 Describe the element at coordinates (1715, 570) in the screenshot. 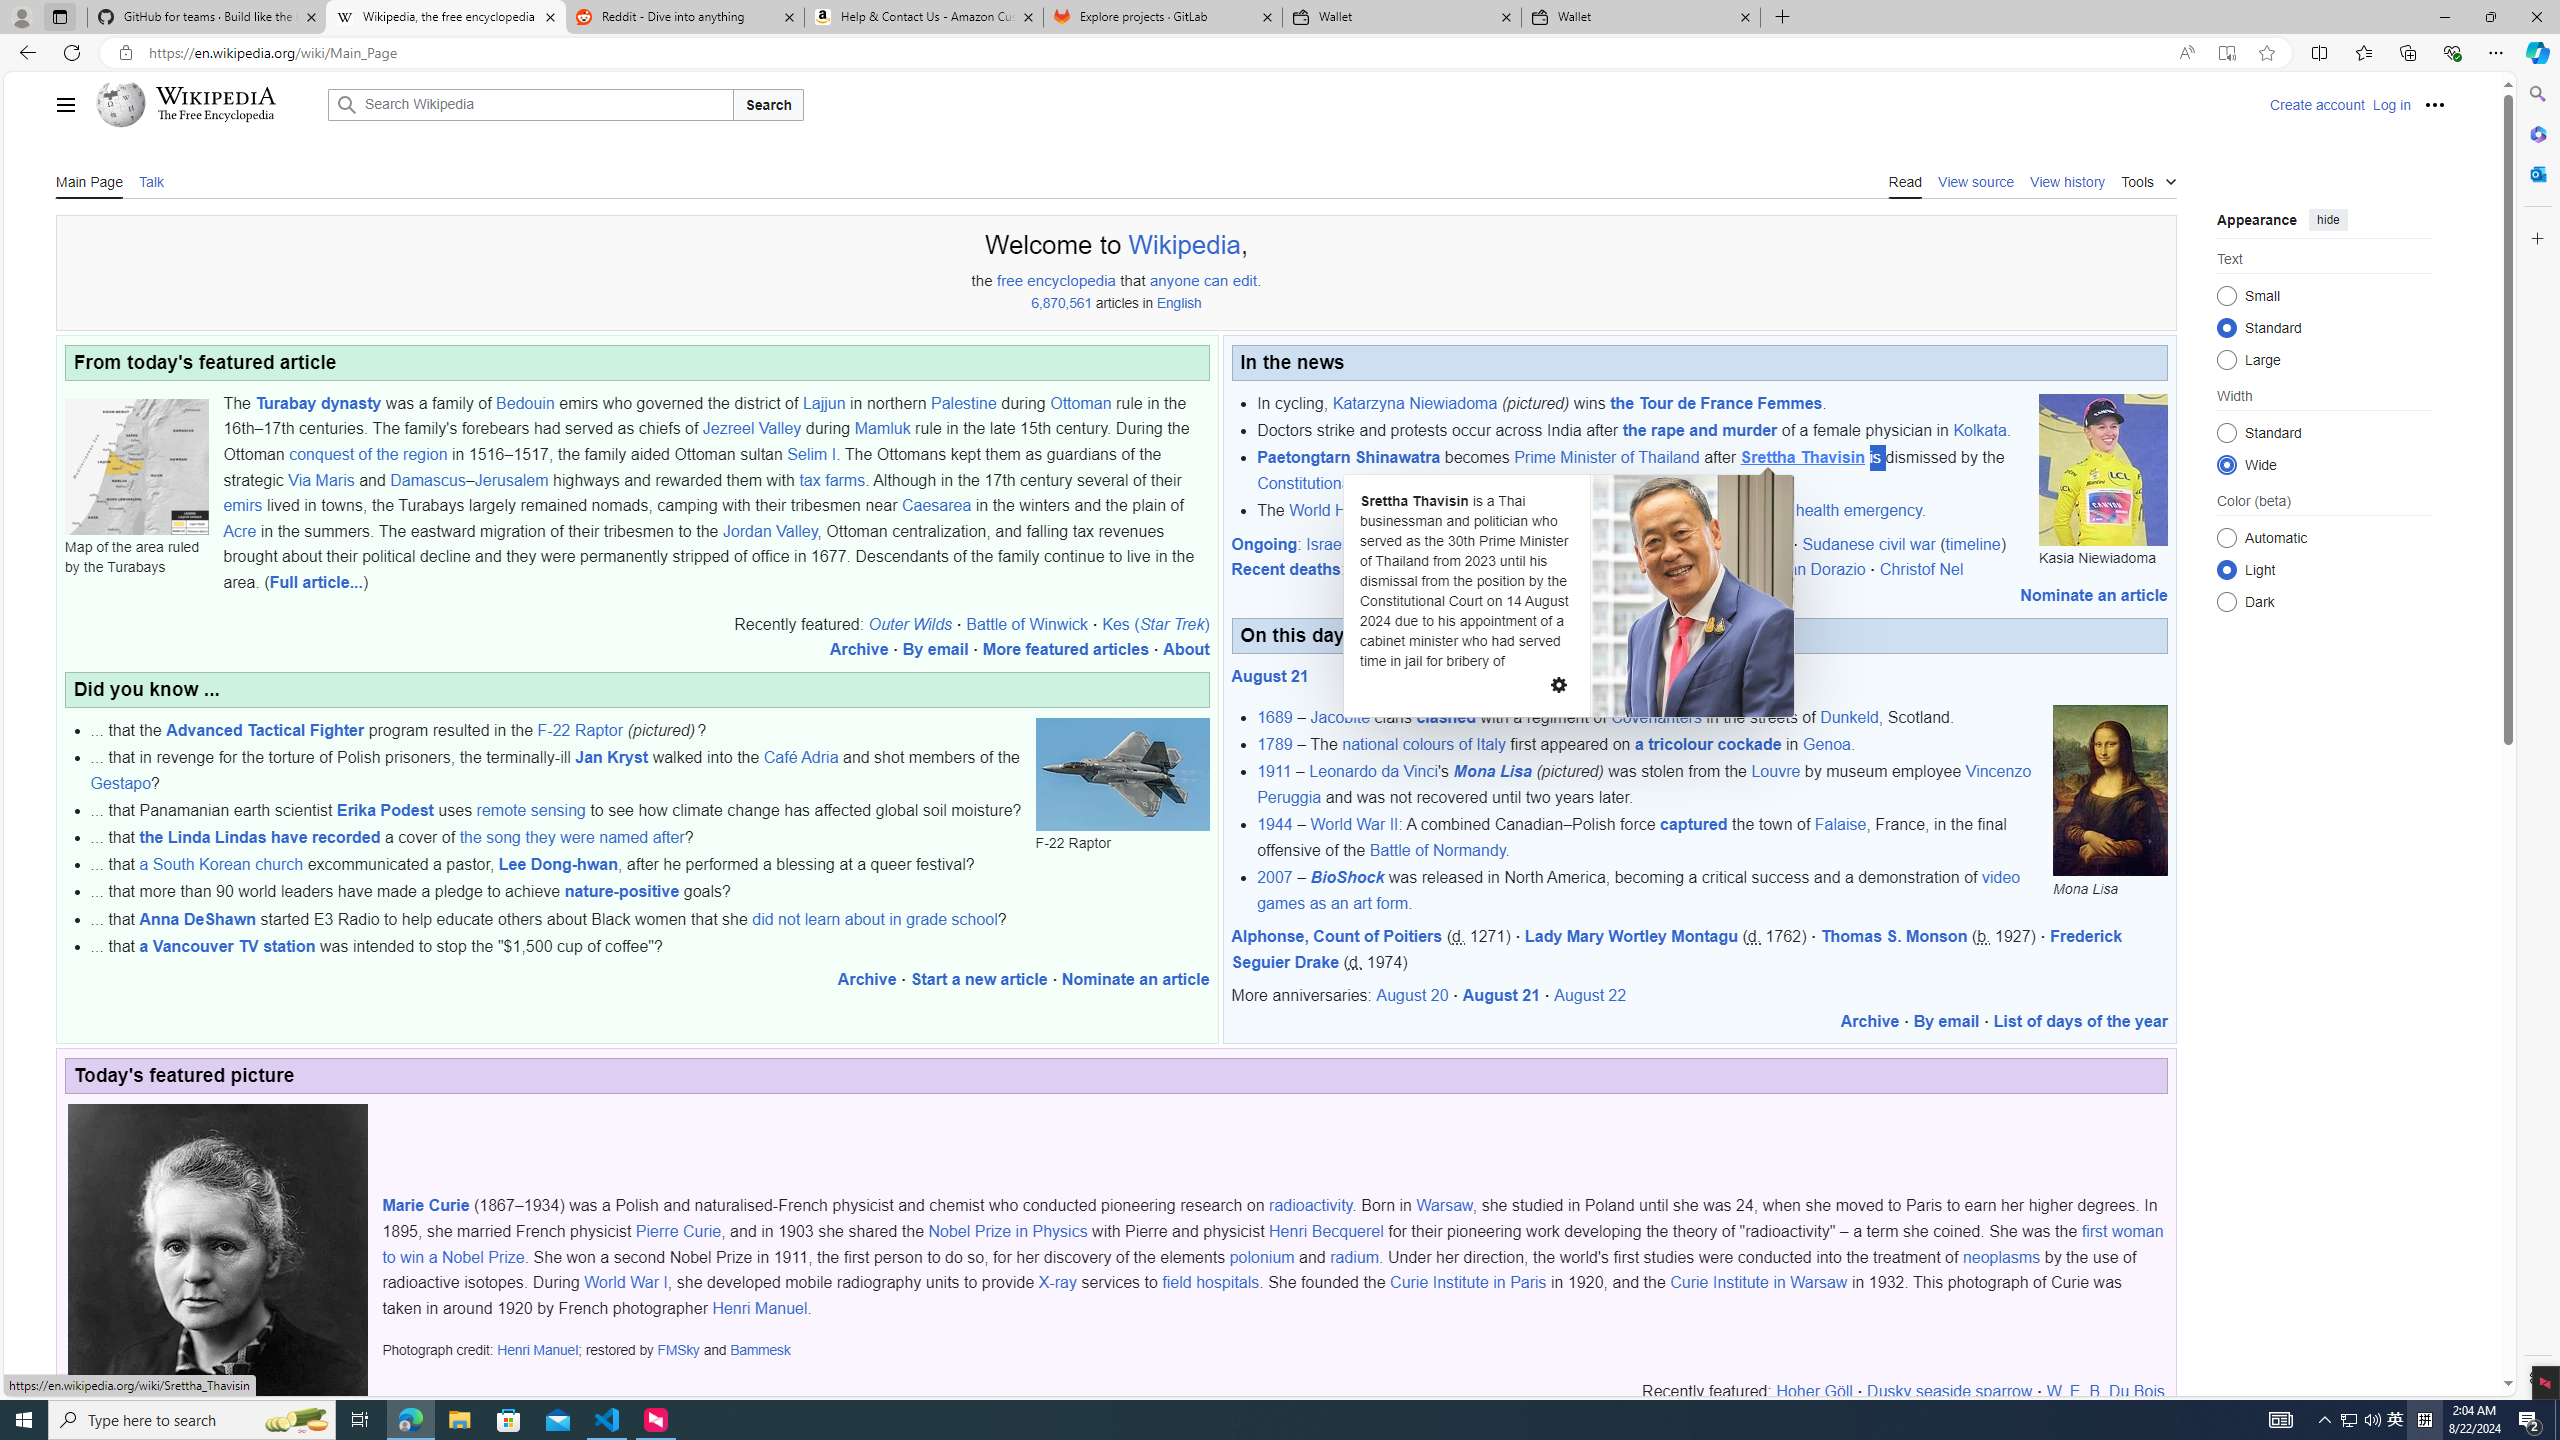

I see `'John Lansing'` at that location.